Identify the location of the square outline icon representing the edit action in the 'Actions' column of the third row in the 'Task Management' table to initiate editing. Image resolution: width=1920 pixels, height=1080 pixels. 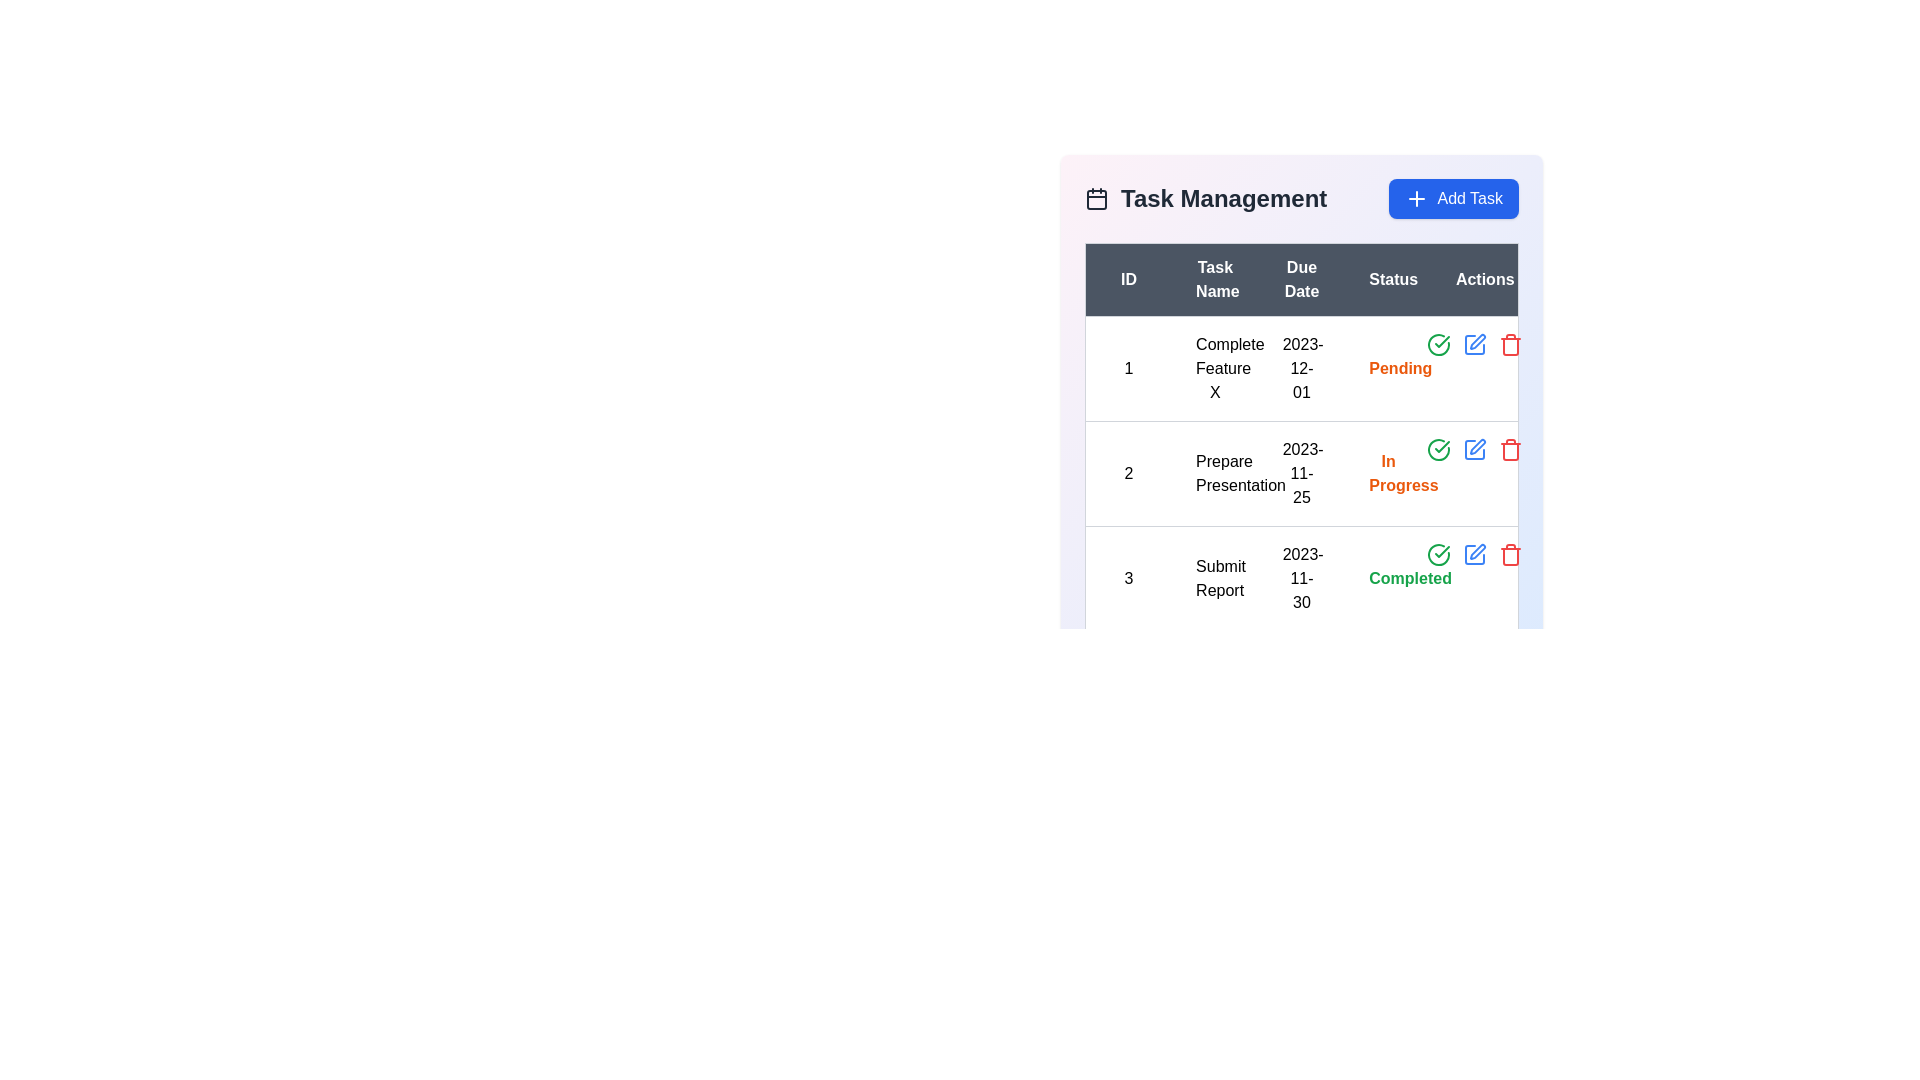
(1473, 450).